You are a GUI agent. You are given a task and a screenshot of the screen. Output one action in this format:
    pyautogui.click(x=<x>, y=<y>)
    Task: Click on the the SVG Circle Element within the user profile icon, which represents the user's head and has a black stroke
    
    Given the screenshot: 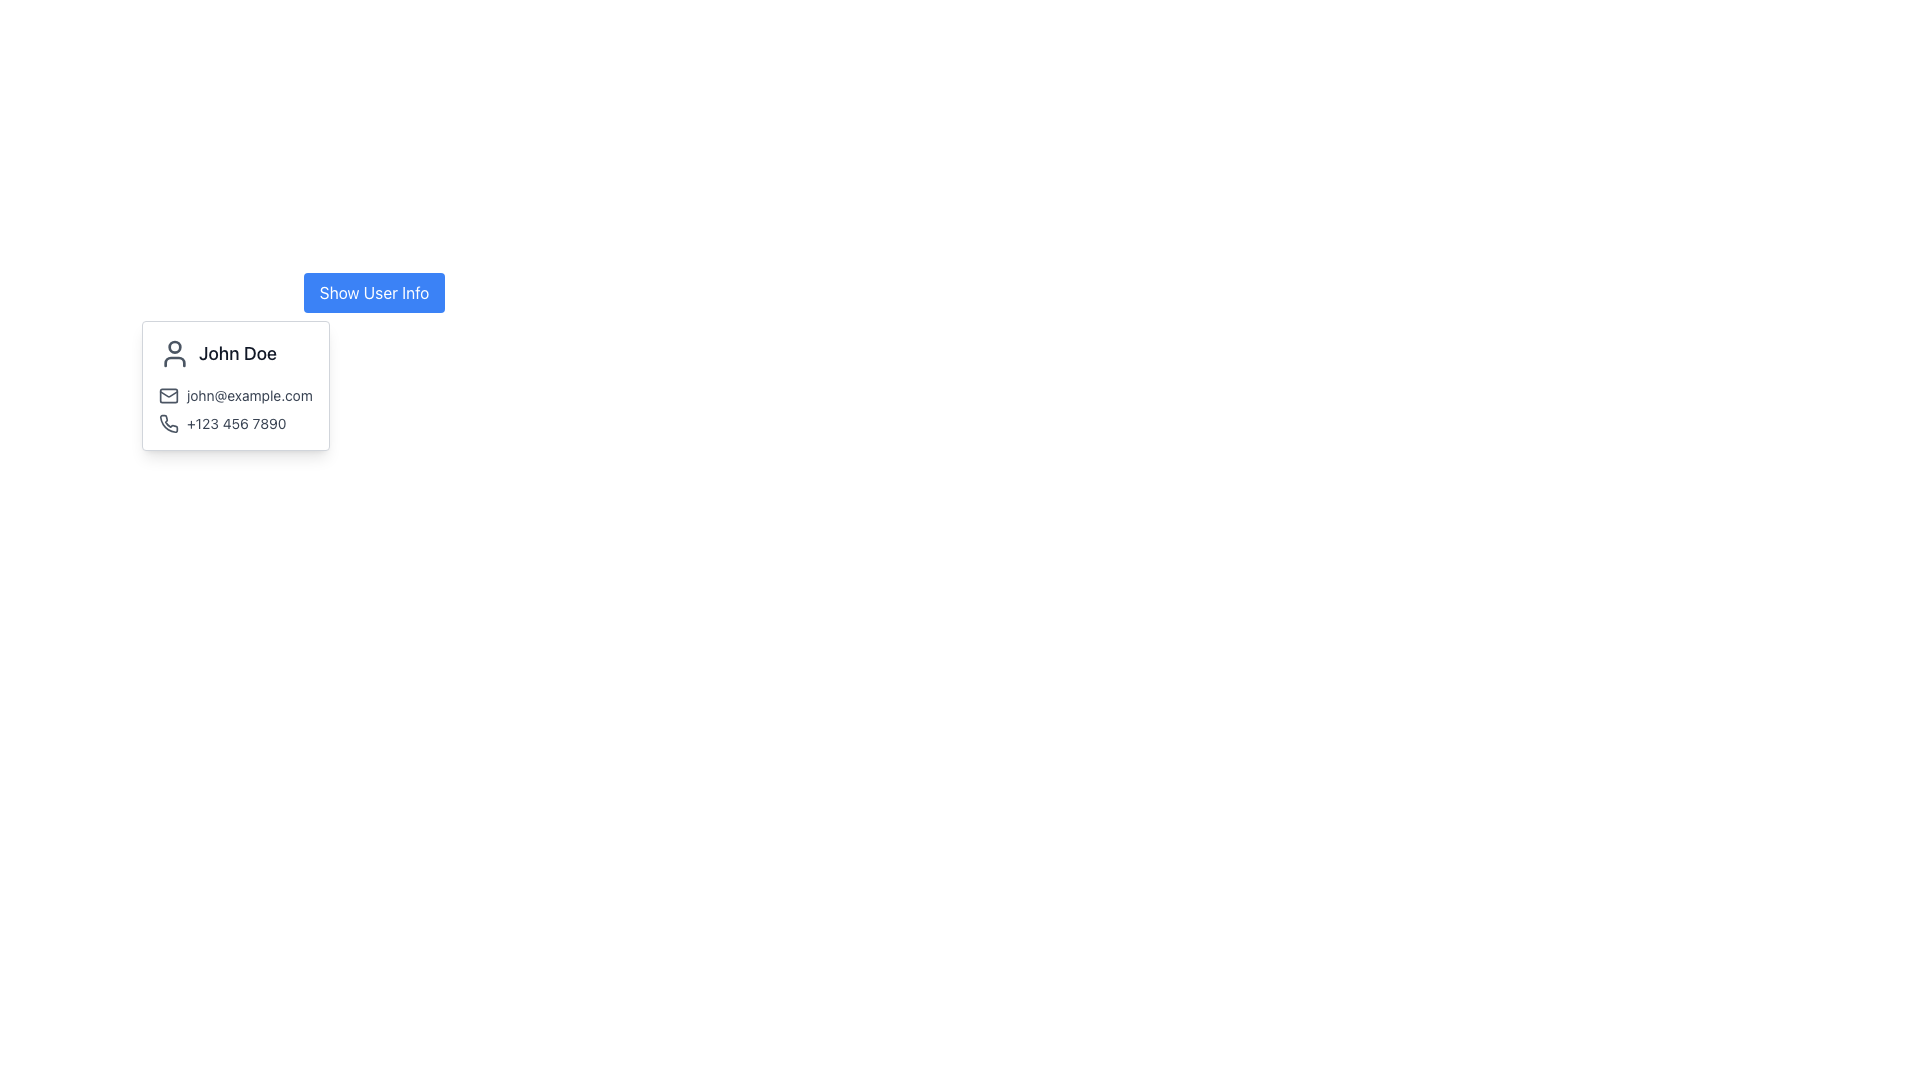 What is the action you would take?
    pyautogui.click(x=174, y=346)
    